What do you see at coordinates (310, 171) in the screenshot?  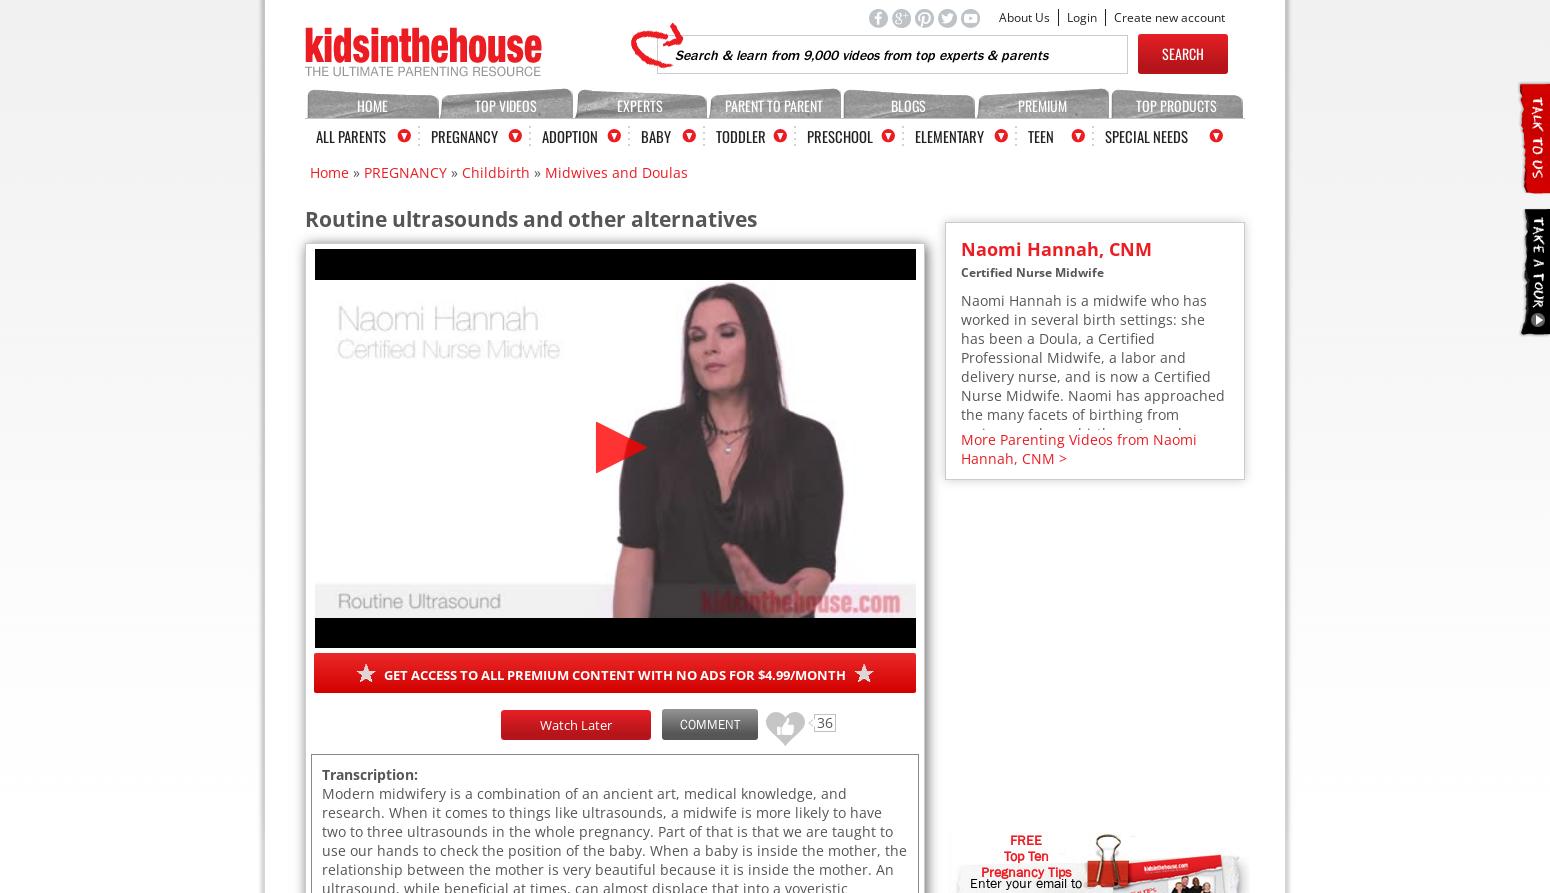 I see `'Home'` at bounding box center [310, 171].